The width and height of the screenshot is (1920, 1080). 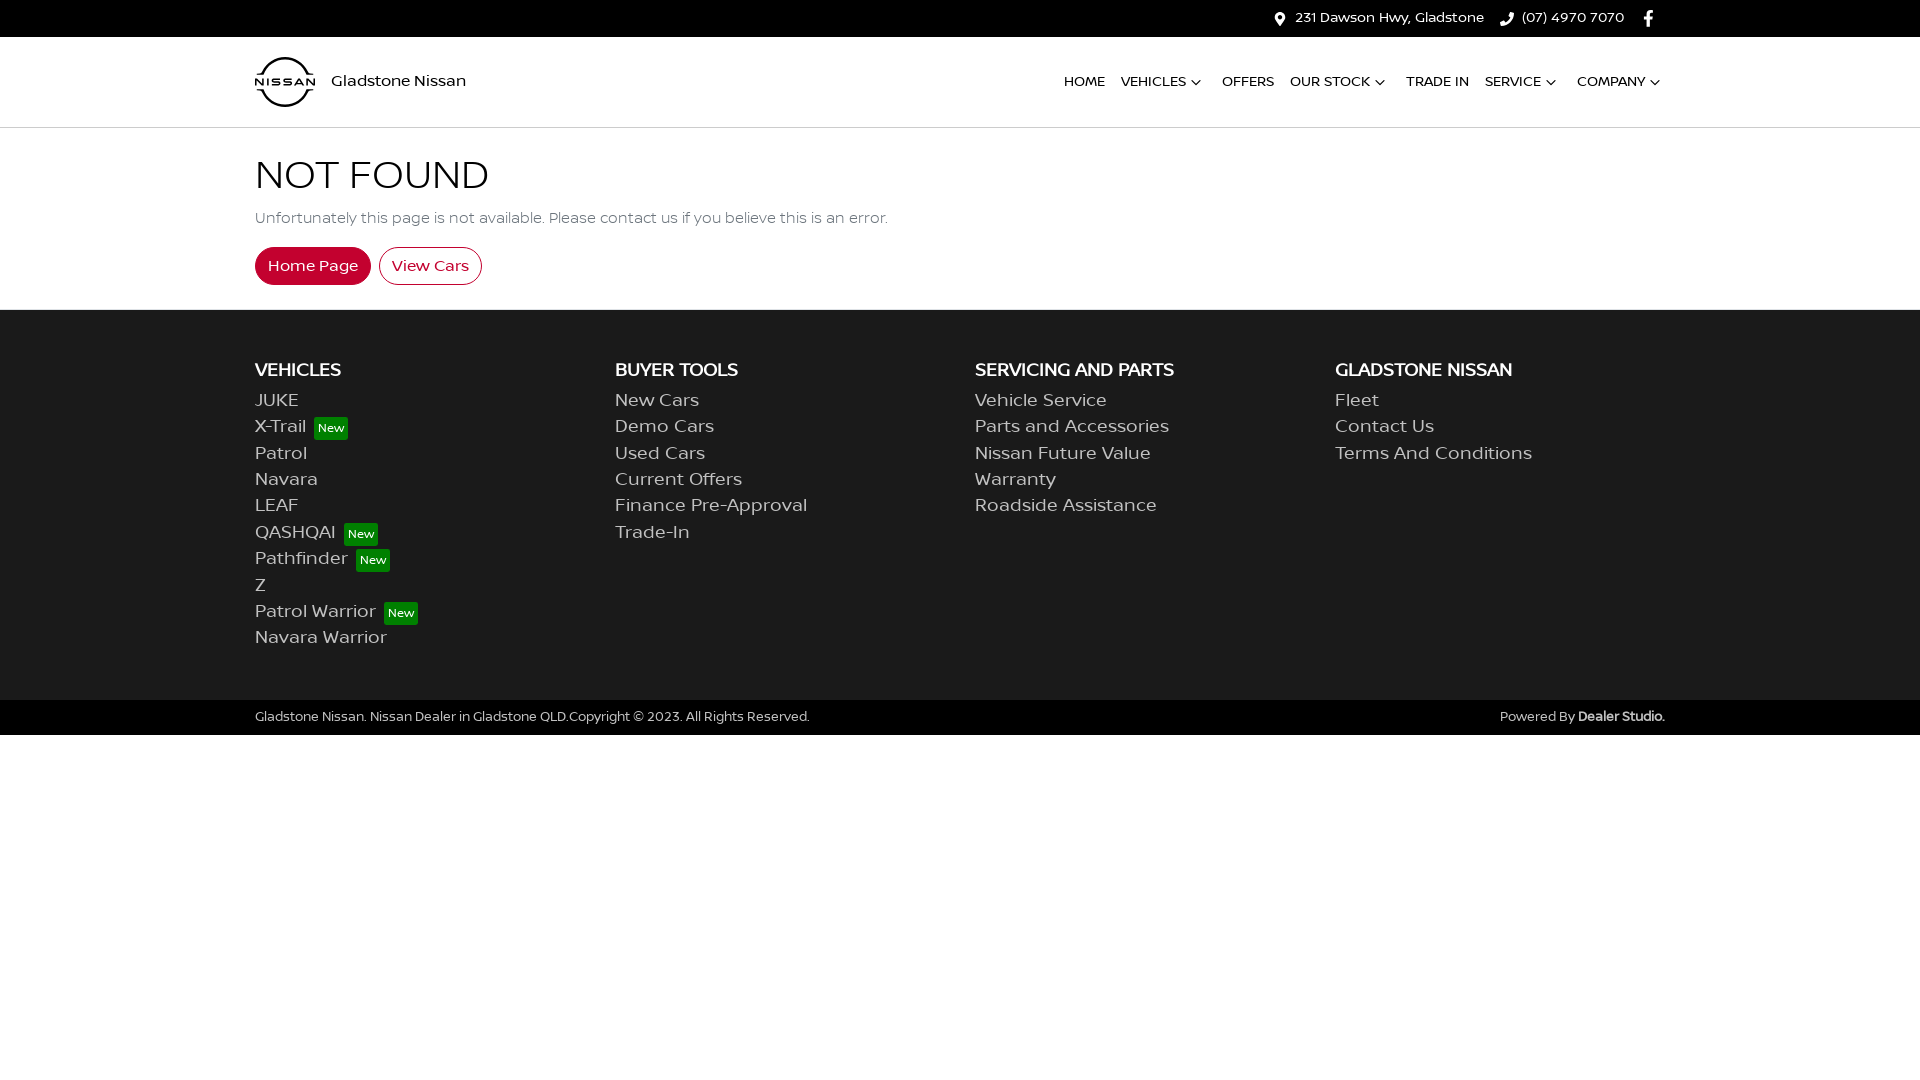 What do you see at coordinates (1383, 426) in the screenshot?
I see `'Contact Us'` at bounding box center [1383, 426].